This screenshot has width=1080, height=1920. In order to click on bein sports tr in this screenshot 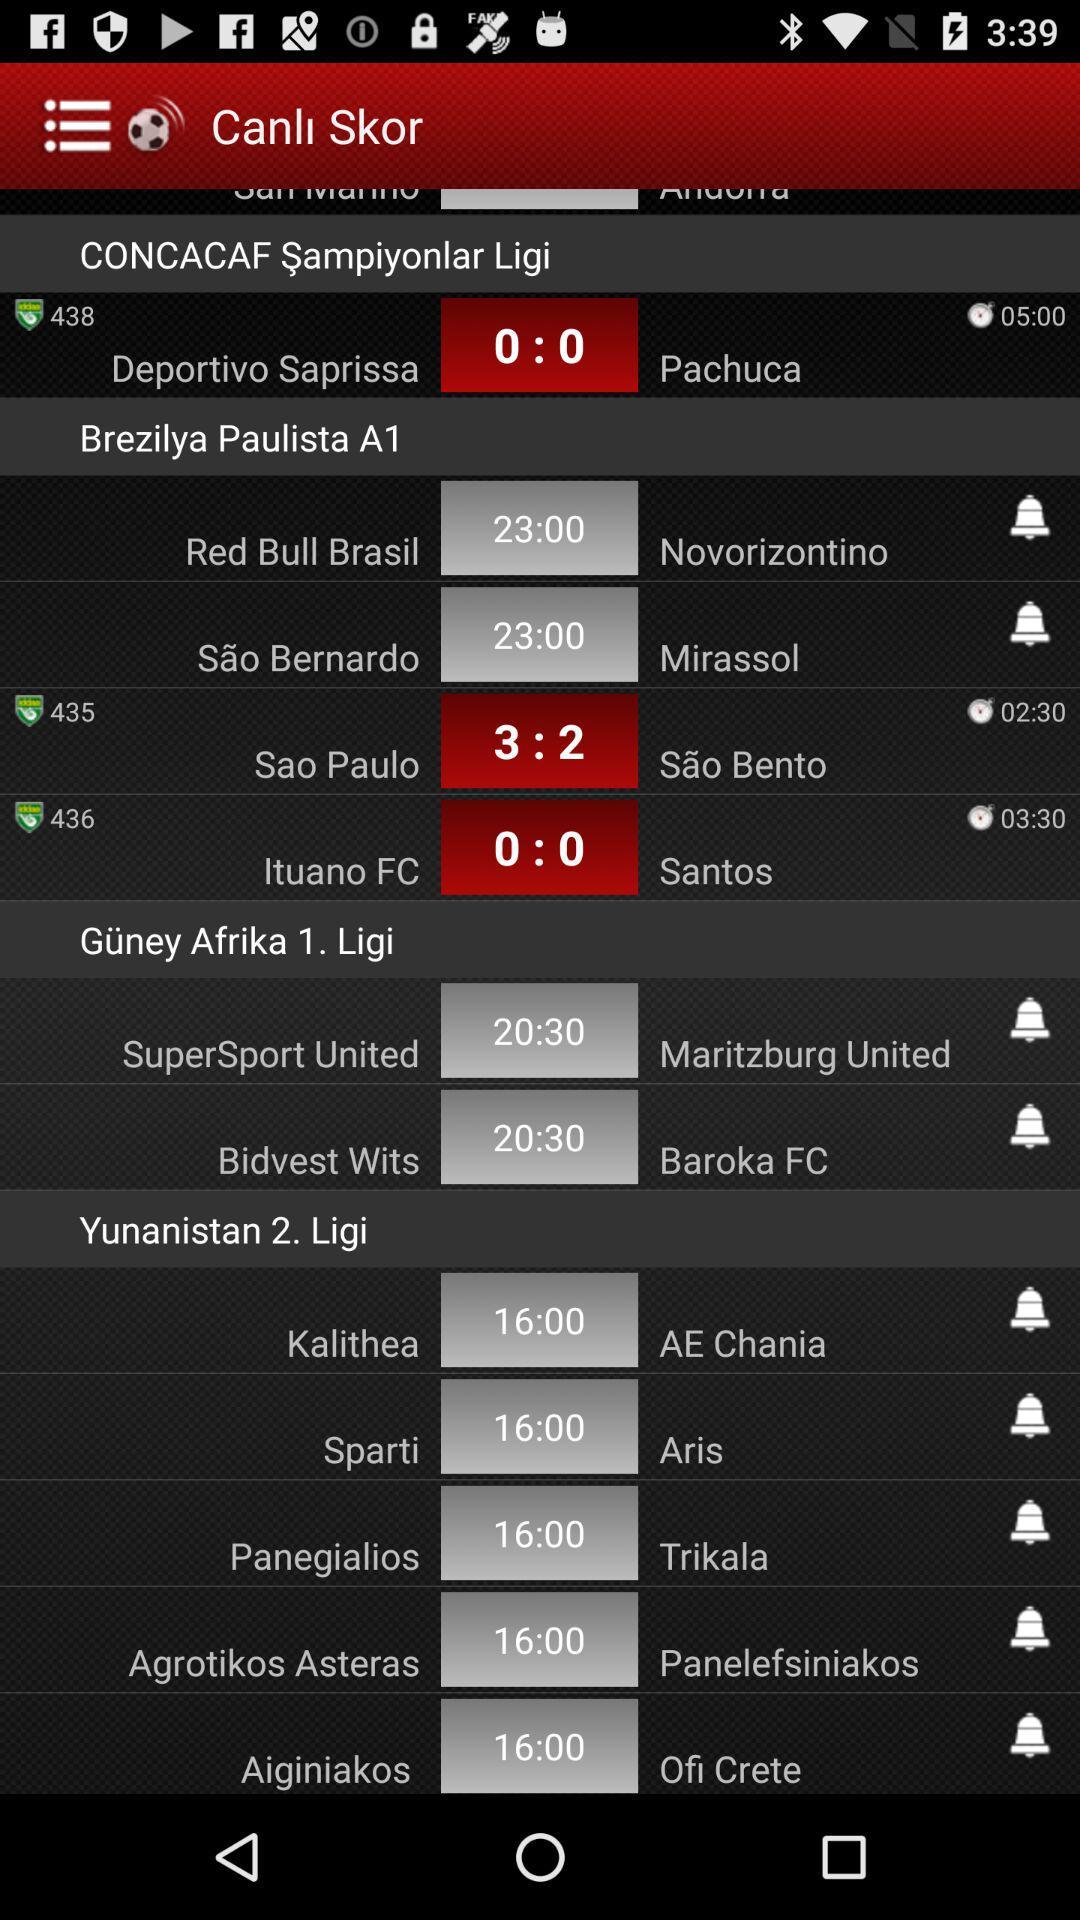, I will do `click(1029, 1628)`.